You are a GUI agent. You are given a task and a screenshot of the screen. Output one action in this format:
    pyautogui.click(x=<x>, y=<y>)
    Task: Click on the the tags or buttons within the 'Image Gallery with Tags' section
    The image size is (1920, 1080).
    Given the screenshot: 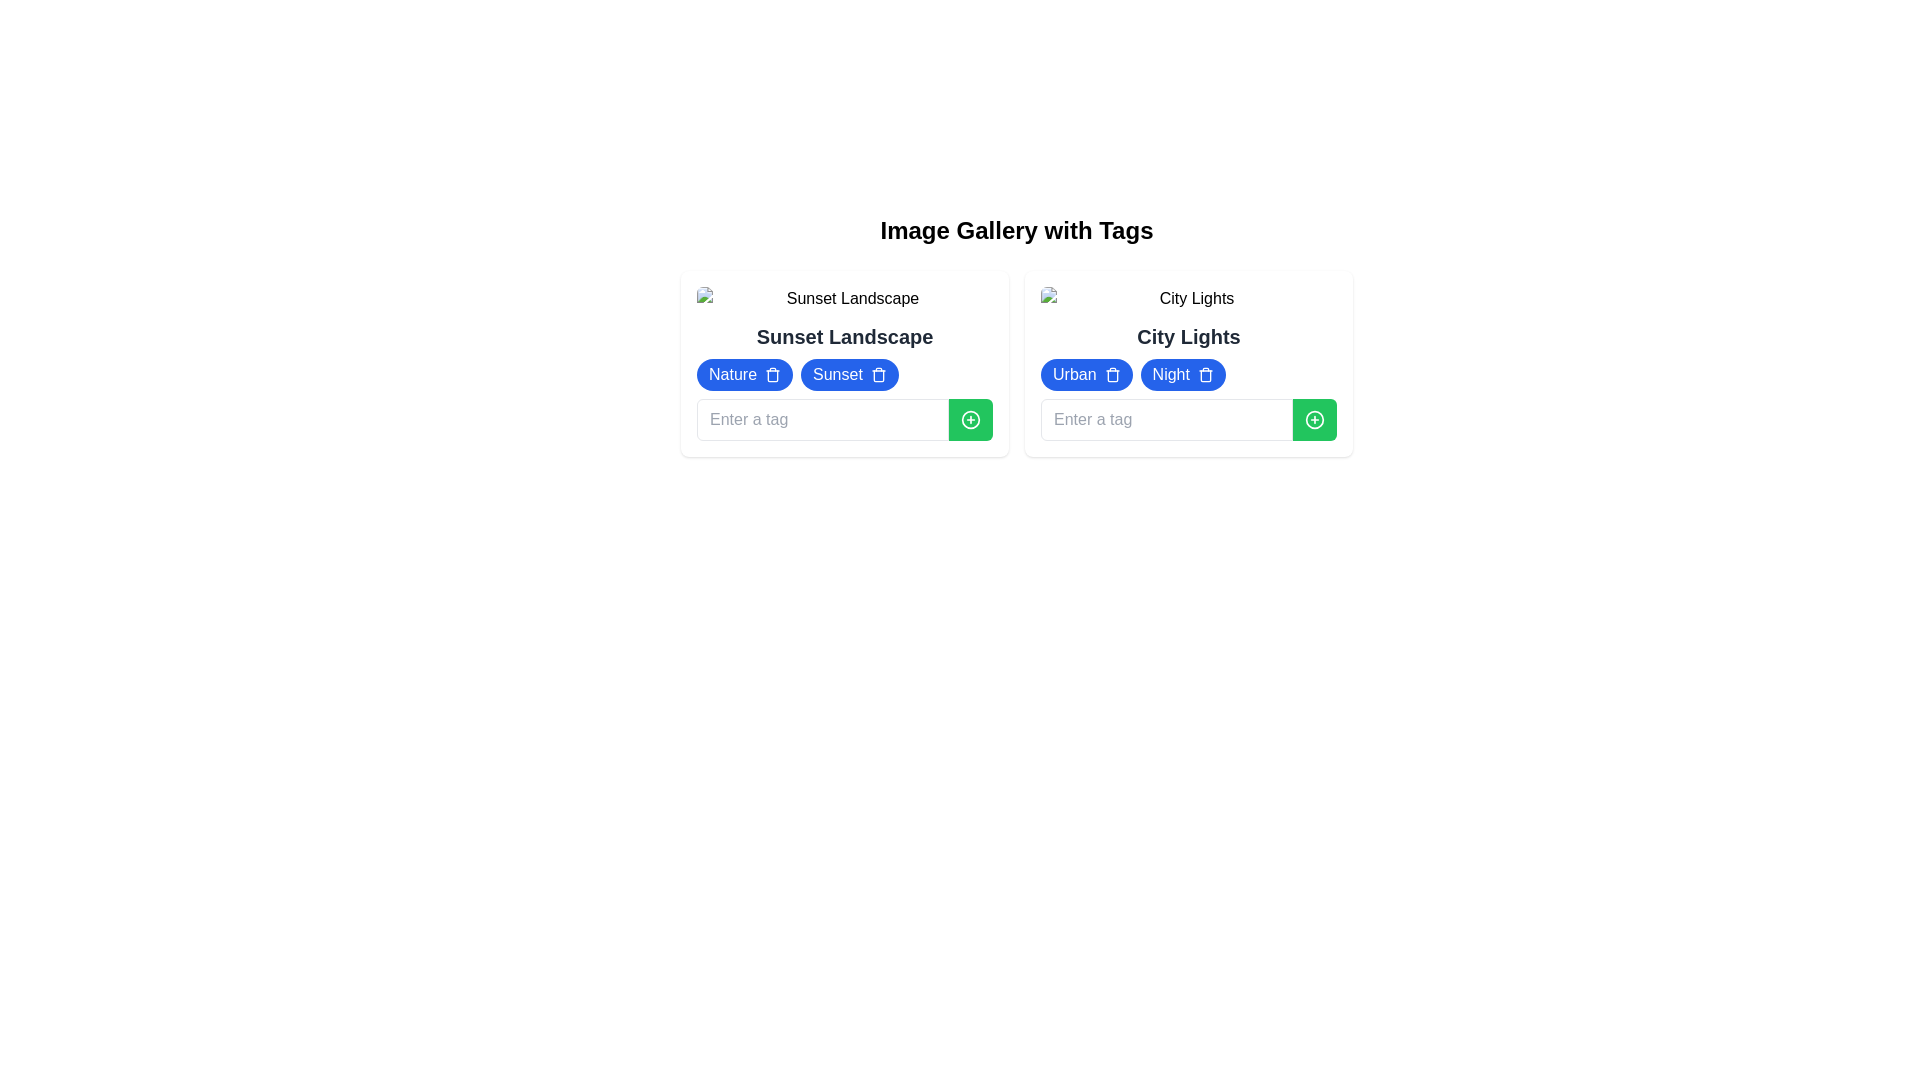 What is the action you would take?
    pyautogui.click(x=1017, y=334)
    